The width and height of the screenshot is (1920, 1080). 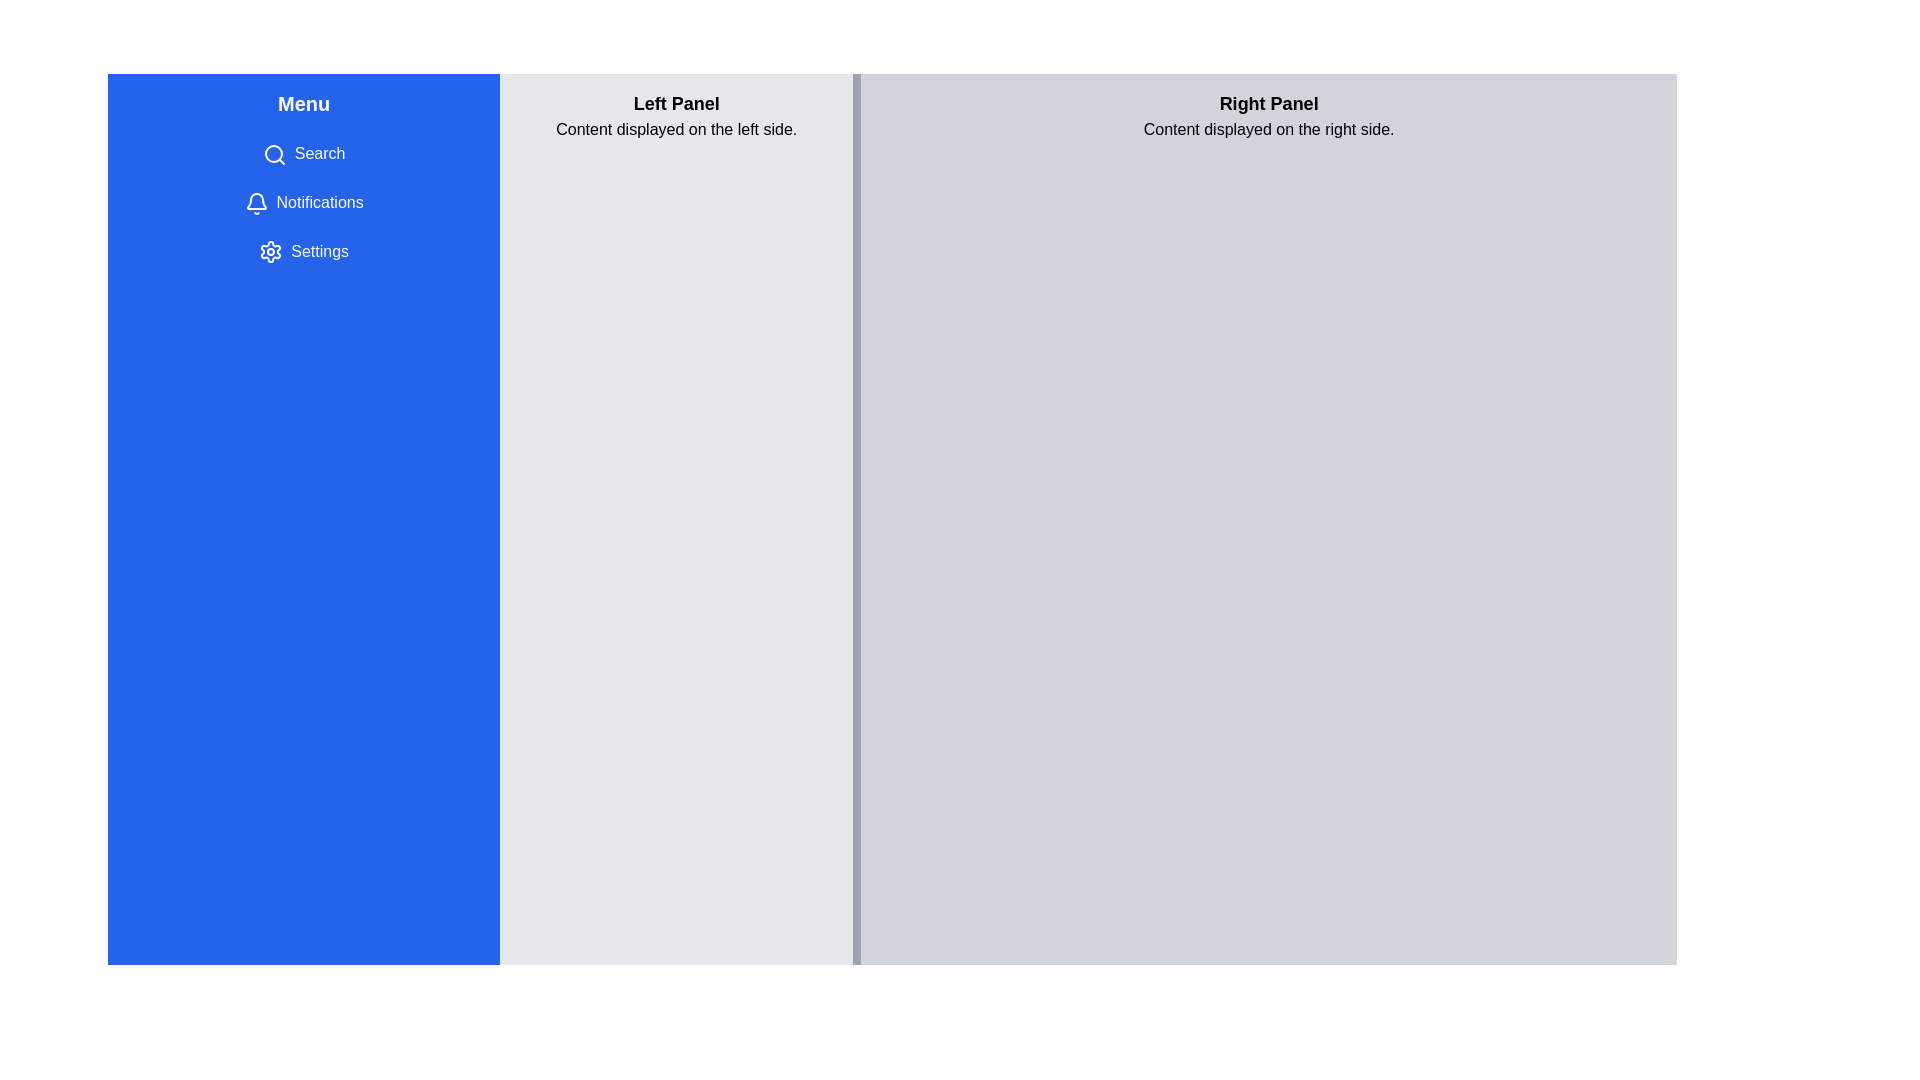 What do you see at coordinates (676, 130) in the screenshot?
I see `the Text Label that provides information relevant to the left panel of the interface, located under the 'Left Panel' heading` at bounding box center [676, 130].